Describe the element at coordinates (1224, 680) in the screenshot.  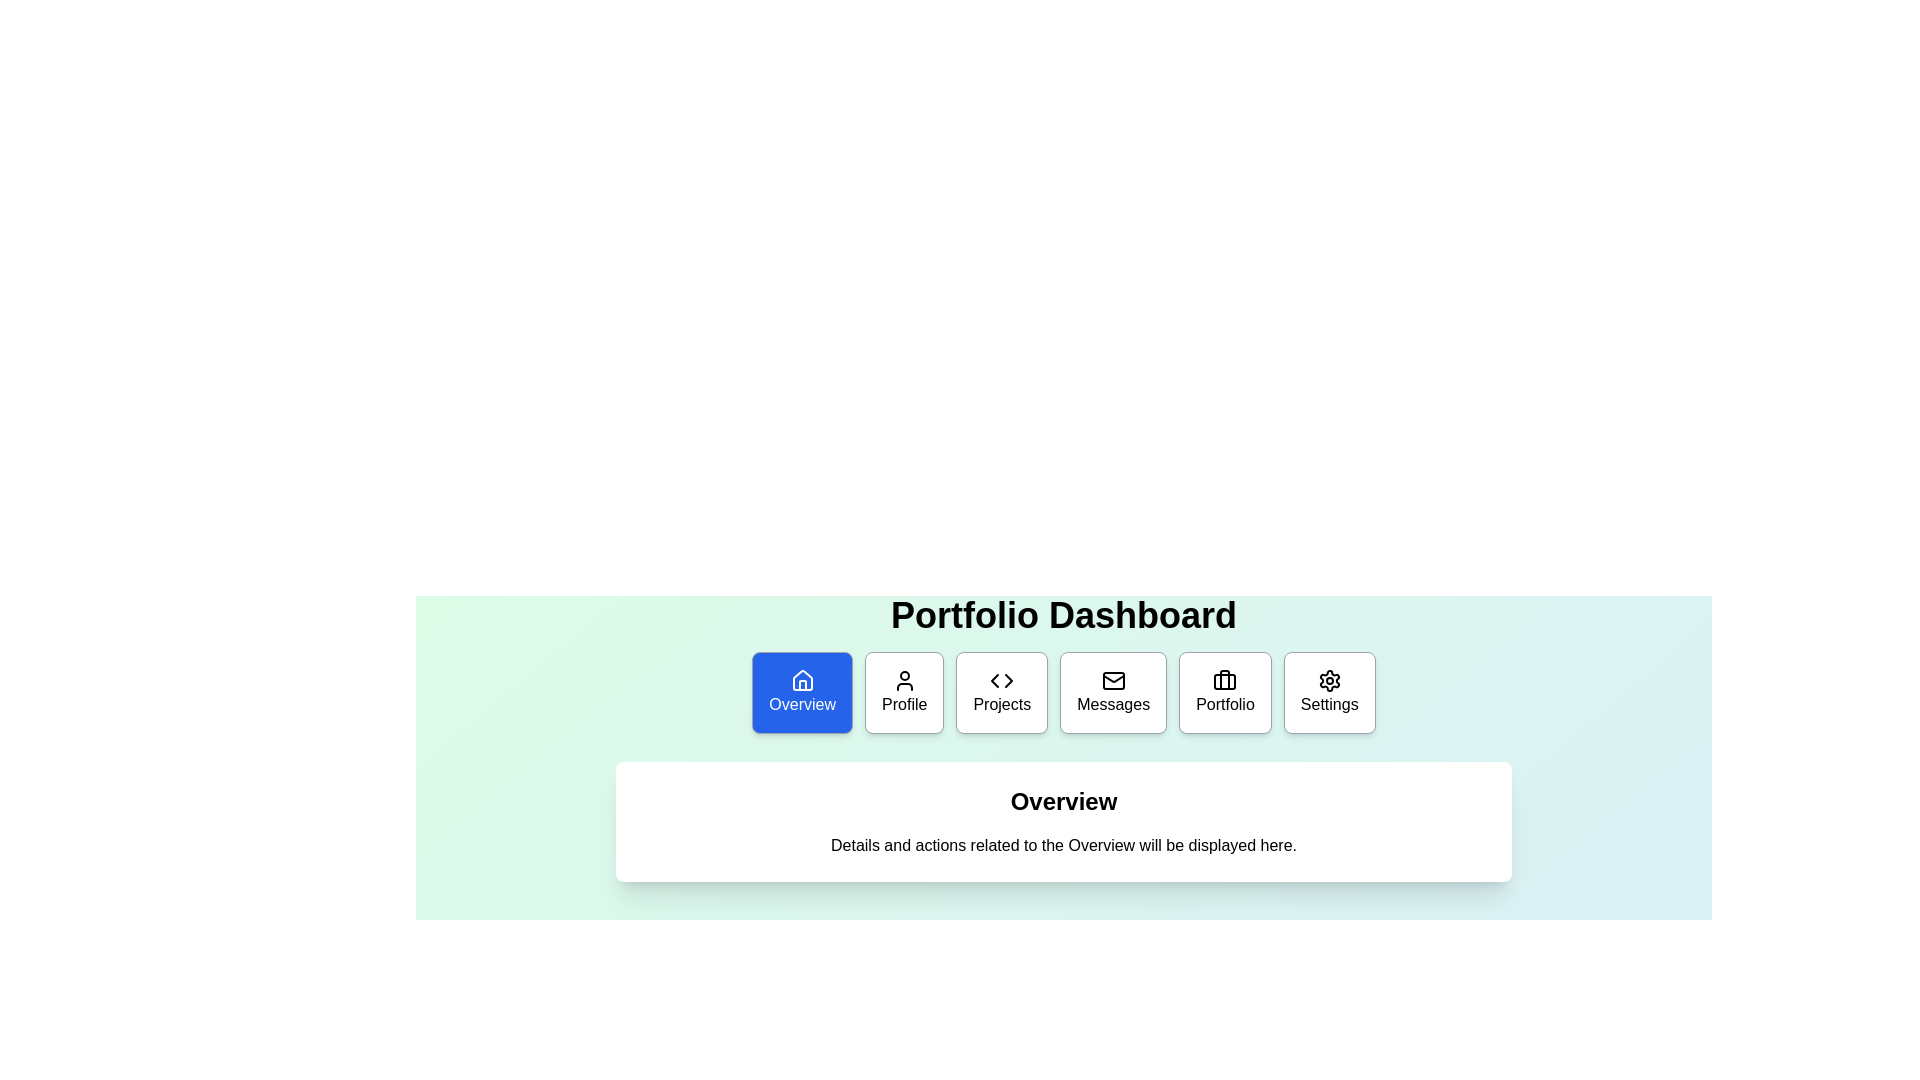
I see `the 'Portfolio' tile icon, which is centrally located within the tile labeled 'Portfolio' in the horizontal menu` at that location.